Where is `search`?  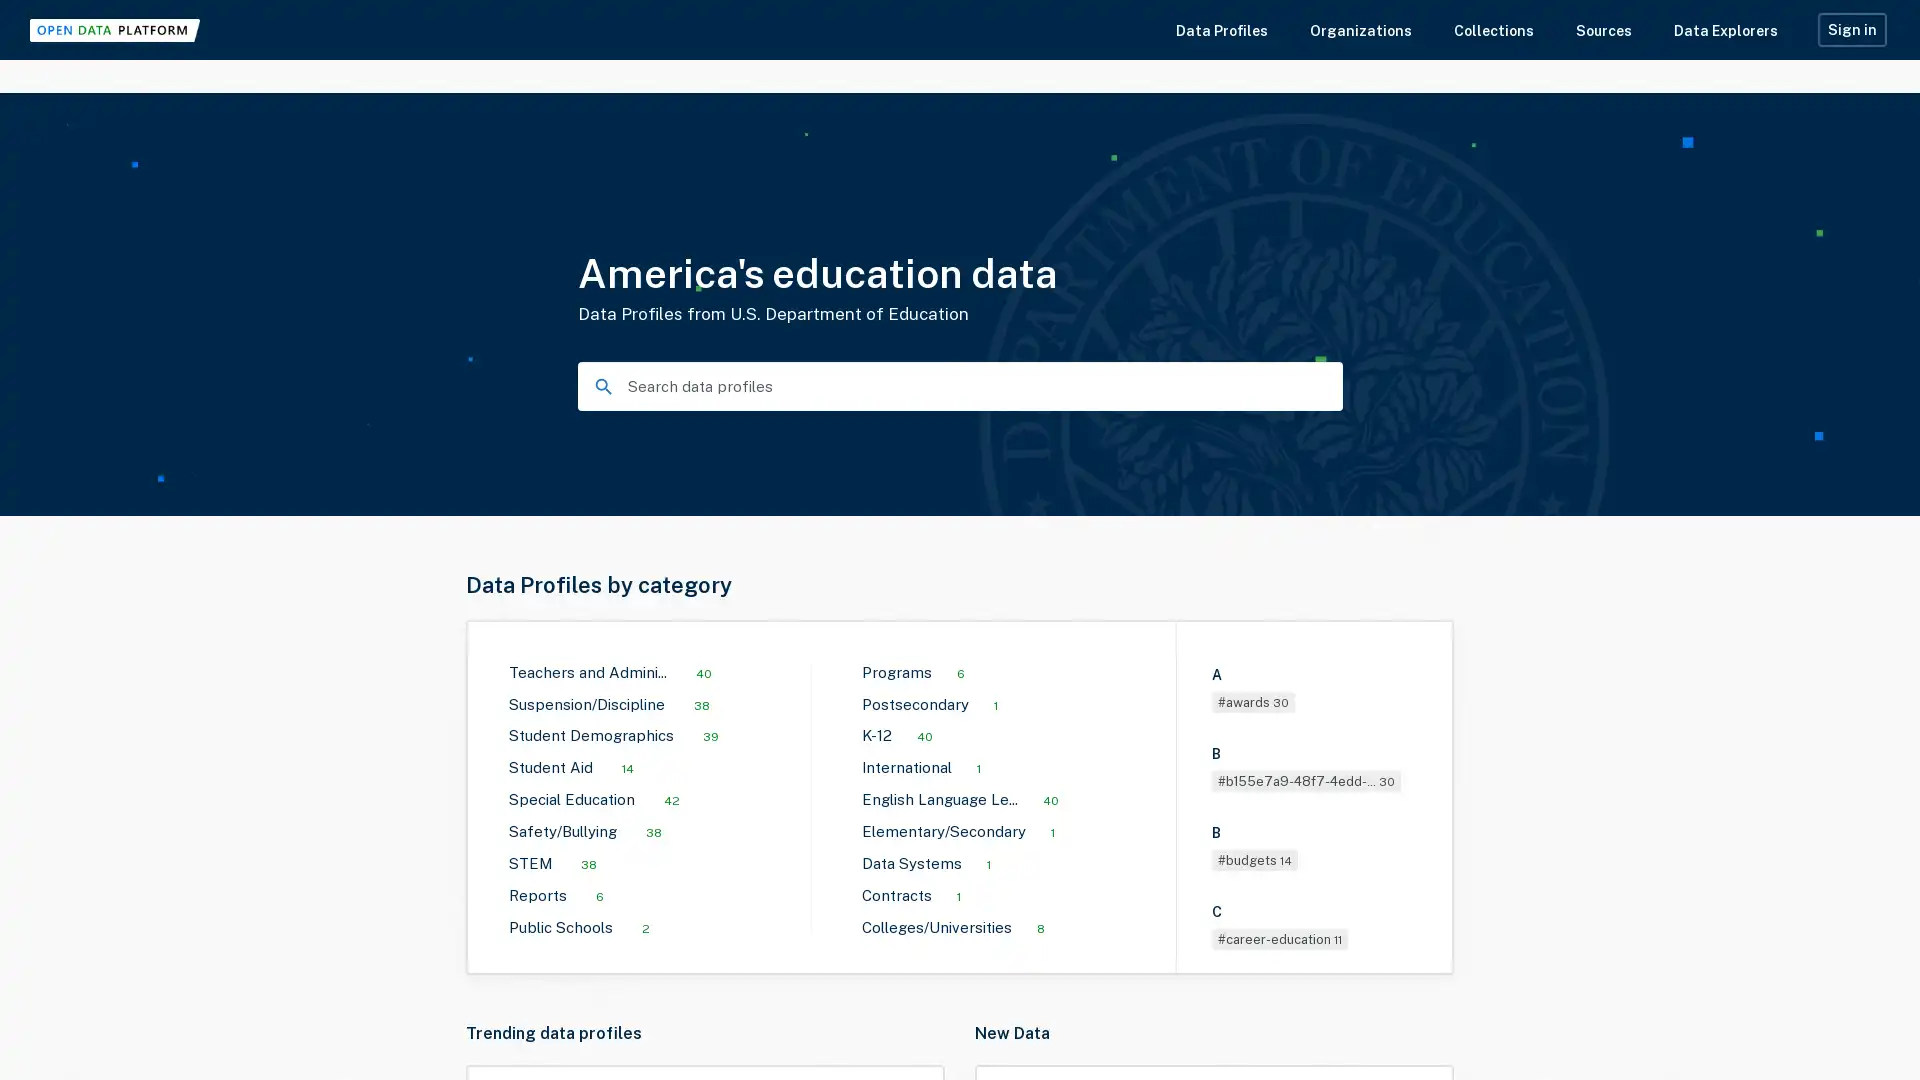
search is located at coordinates (599, 385).